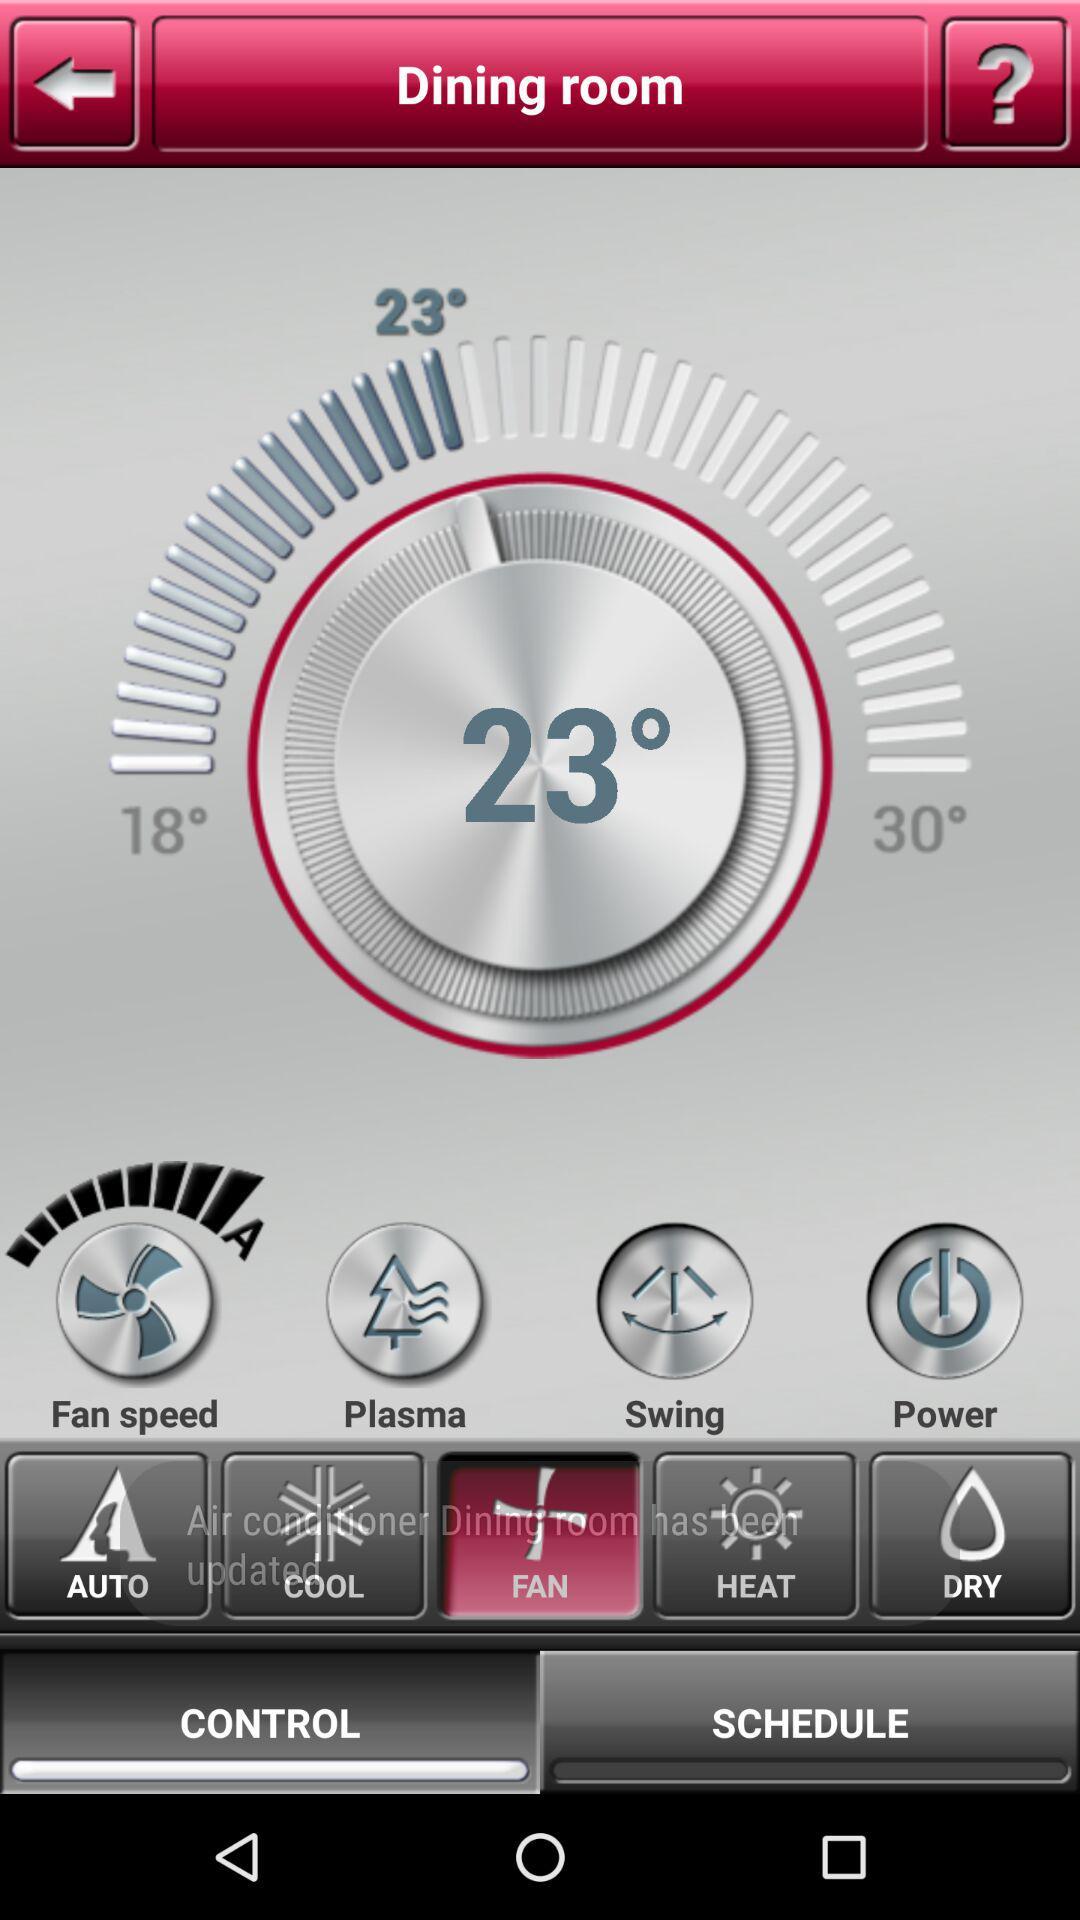 Image resolution: width=1080 pixels, height=1920 pixels. I want to click on the location_crosshair icon, so click(674, 1391).